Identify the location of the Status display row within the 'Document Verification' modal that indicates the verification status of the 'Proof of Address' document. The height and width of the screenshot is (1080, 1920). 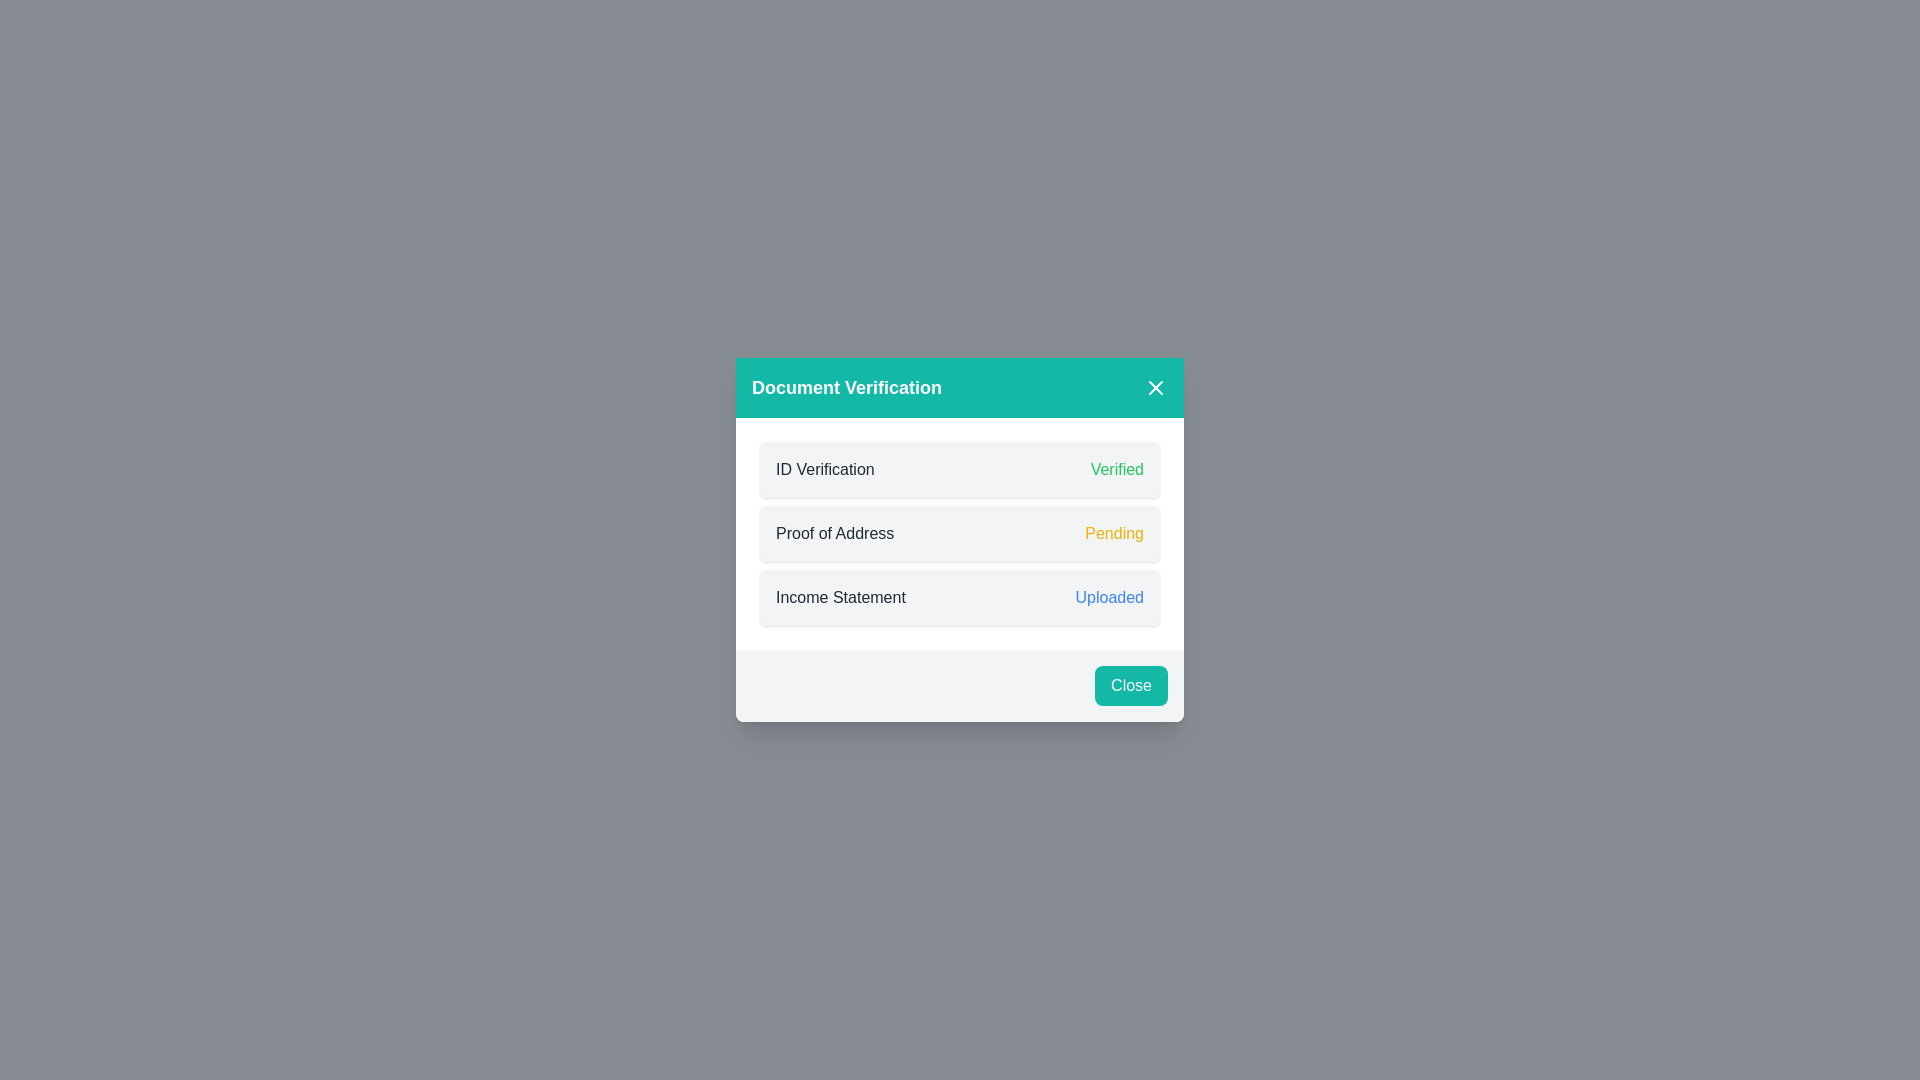
(960, 532).